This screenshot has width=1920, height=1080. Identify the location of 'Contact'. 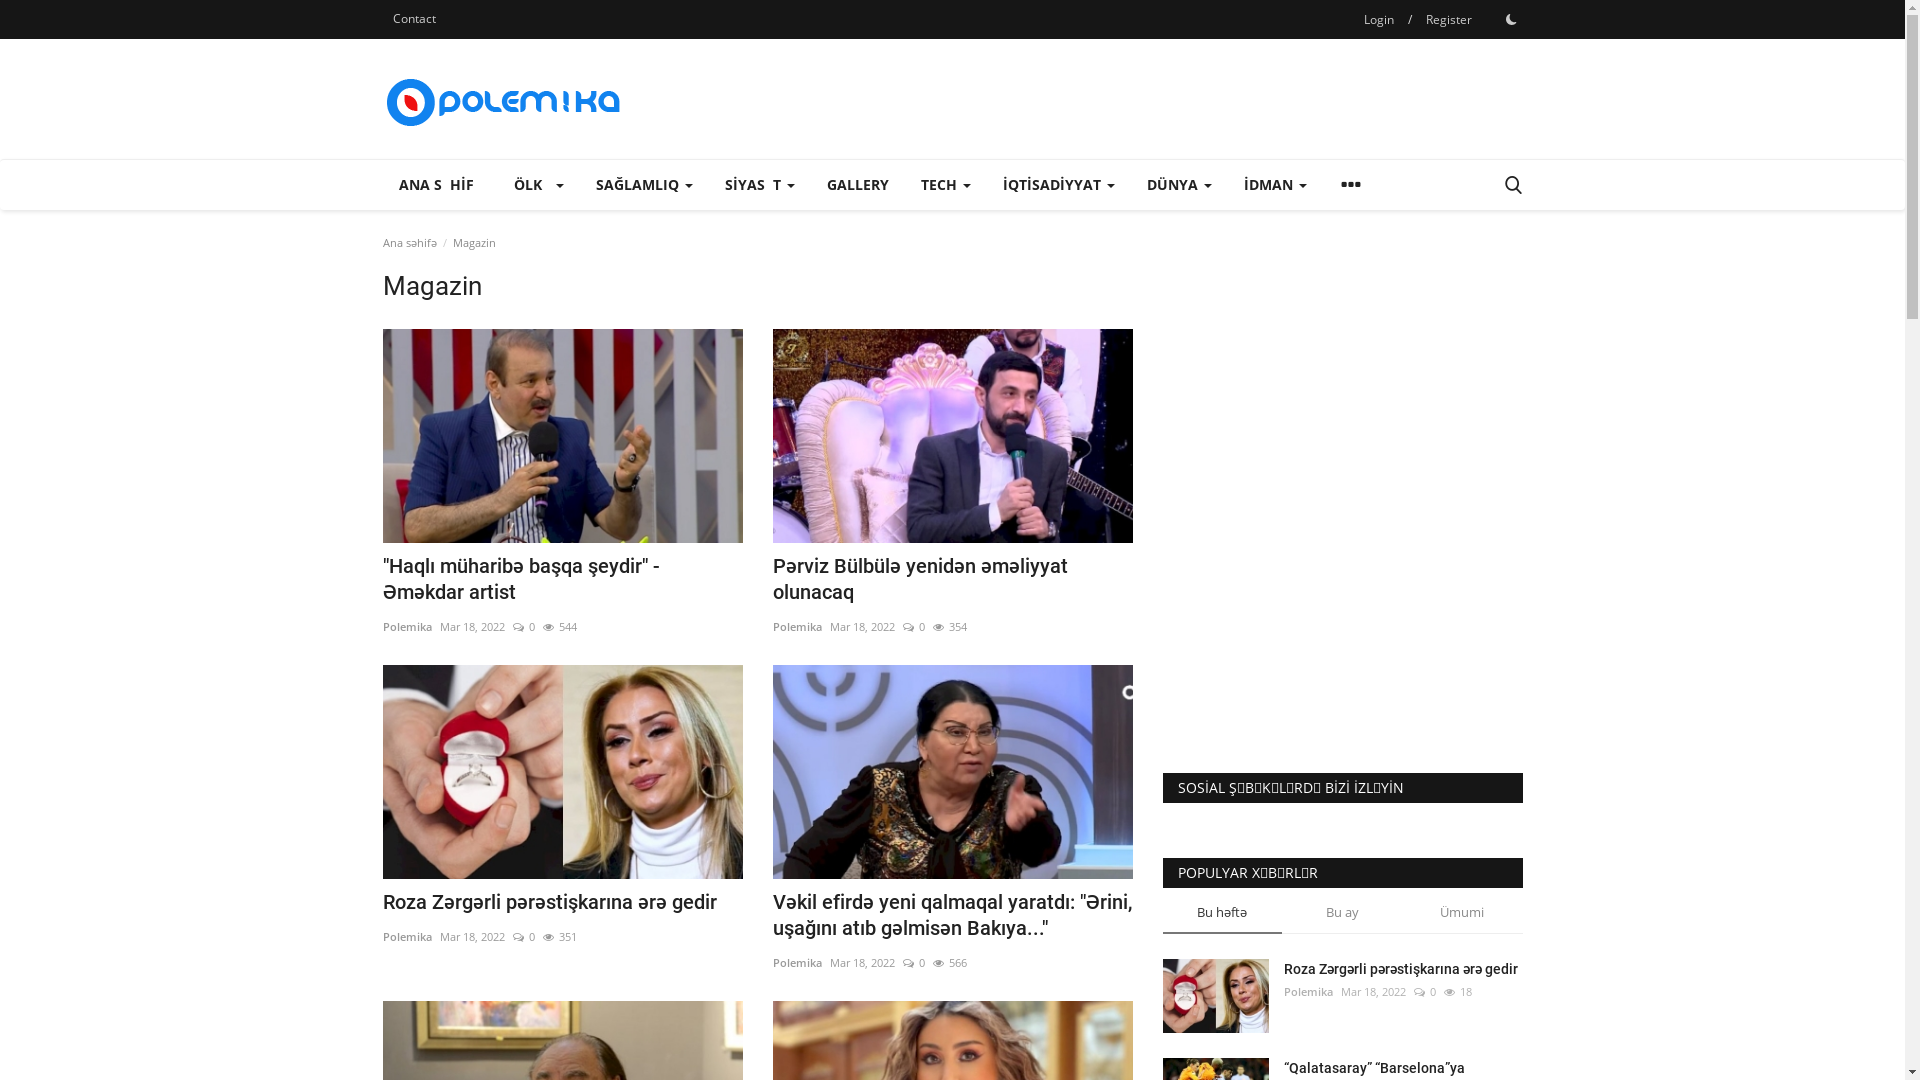
(412, 19).